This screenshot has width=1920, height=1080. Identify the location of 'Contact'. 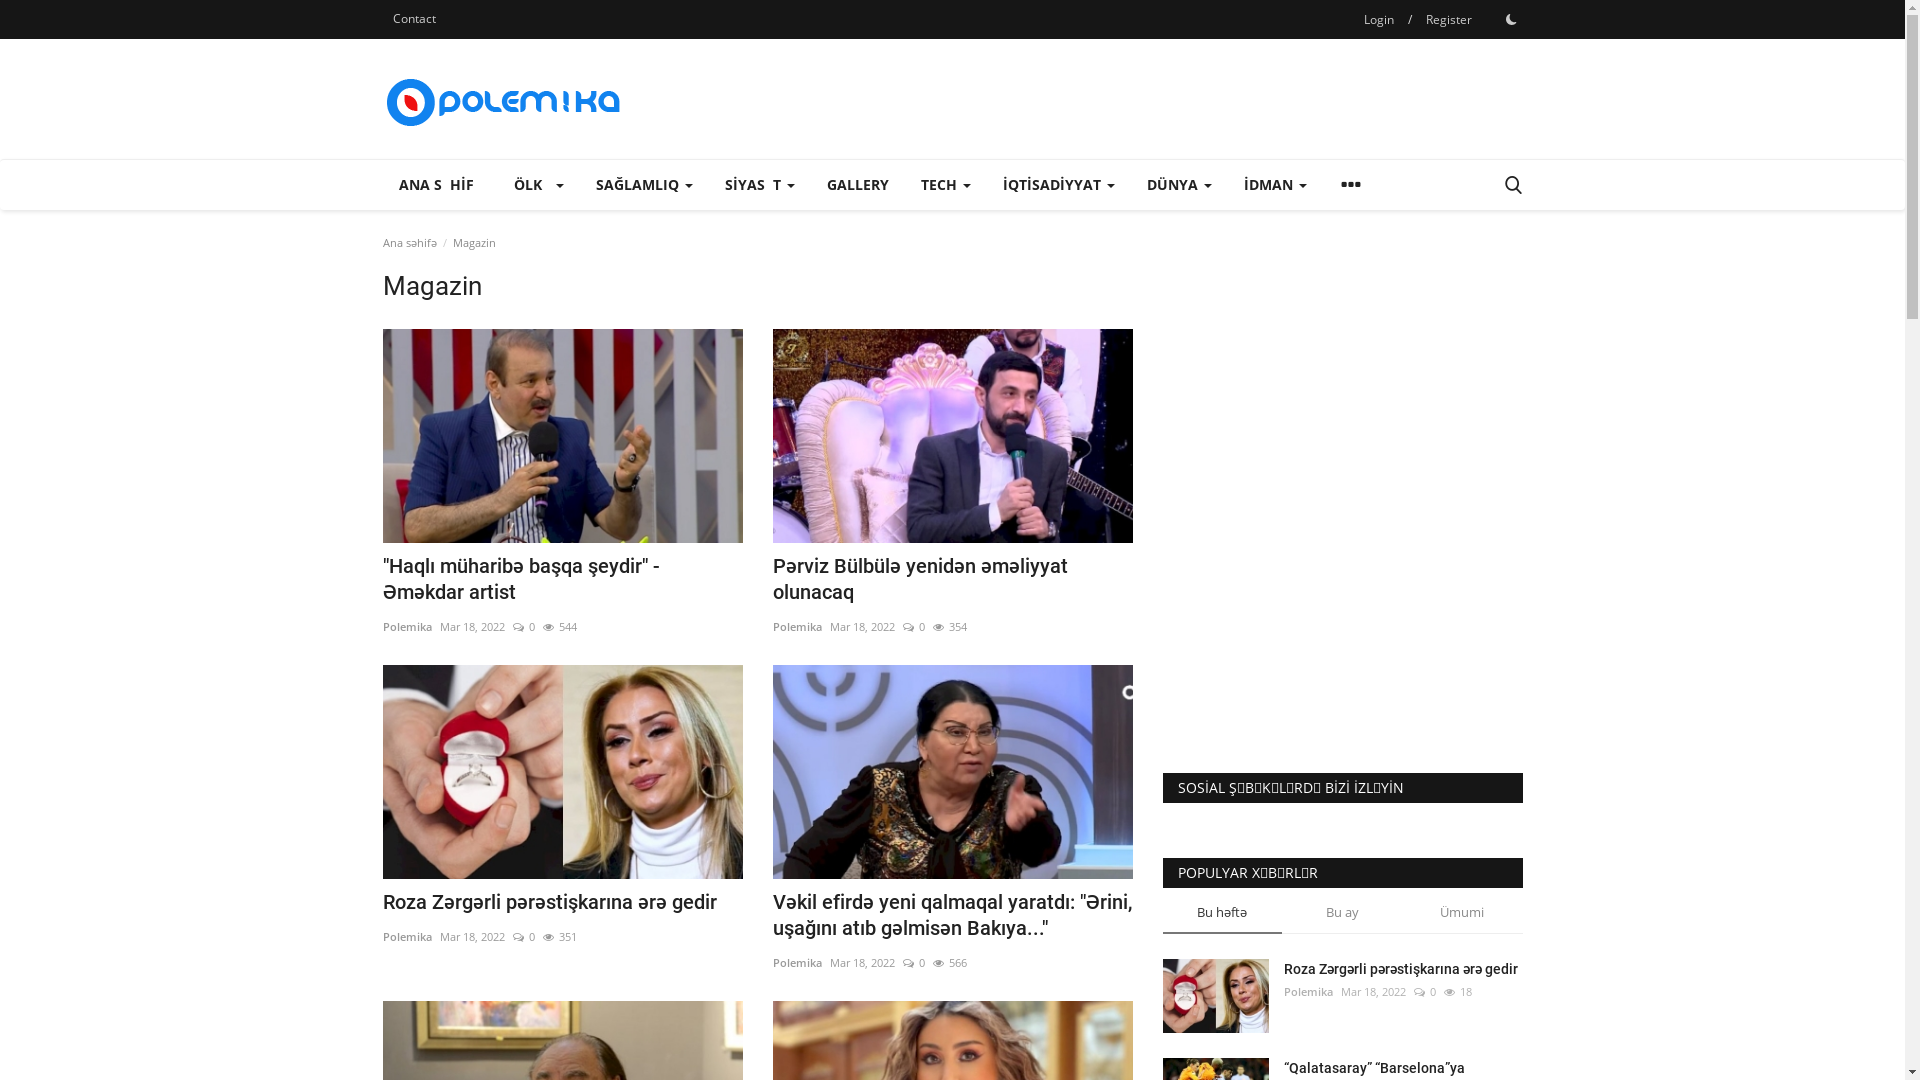
(412, 19).